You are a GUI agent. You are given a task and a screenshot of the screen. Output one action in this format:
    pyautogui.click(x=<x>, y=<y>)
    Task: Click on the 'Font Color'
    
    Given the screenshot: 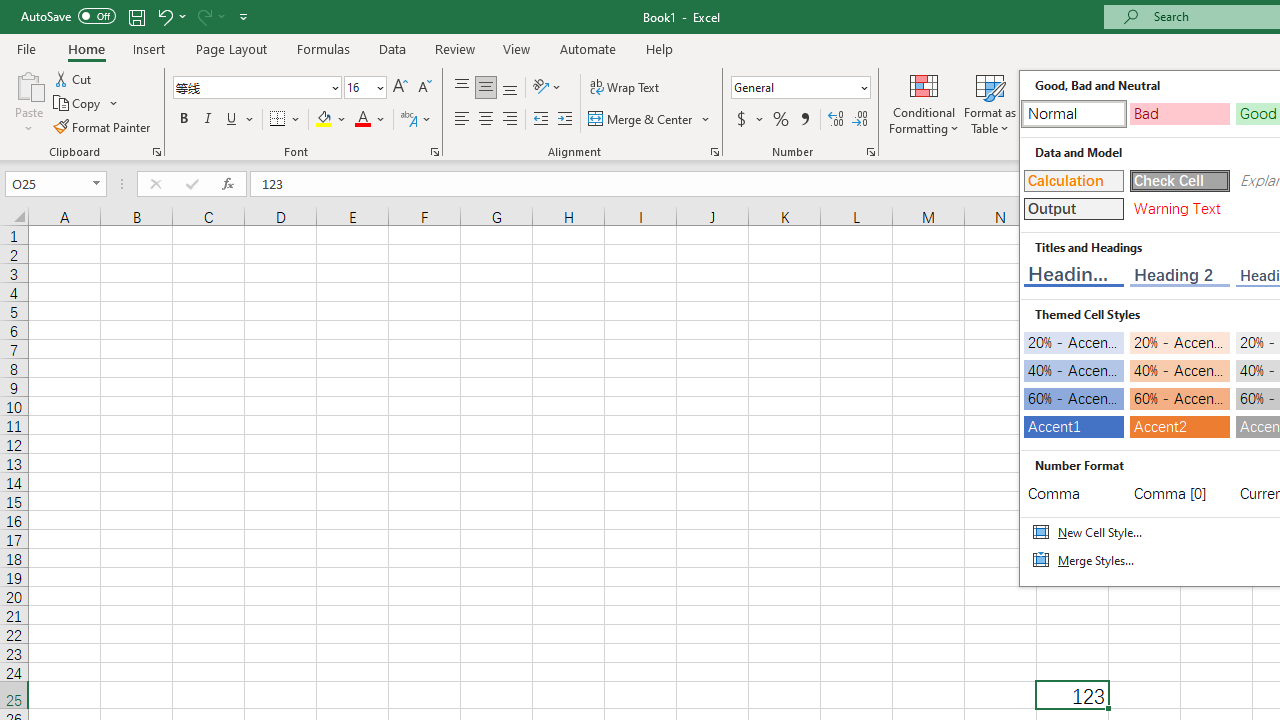 What is the action you would take?
    pyautogui.click(x=370, y=119)
    